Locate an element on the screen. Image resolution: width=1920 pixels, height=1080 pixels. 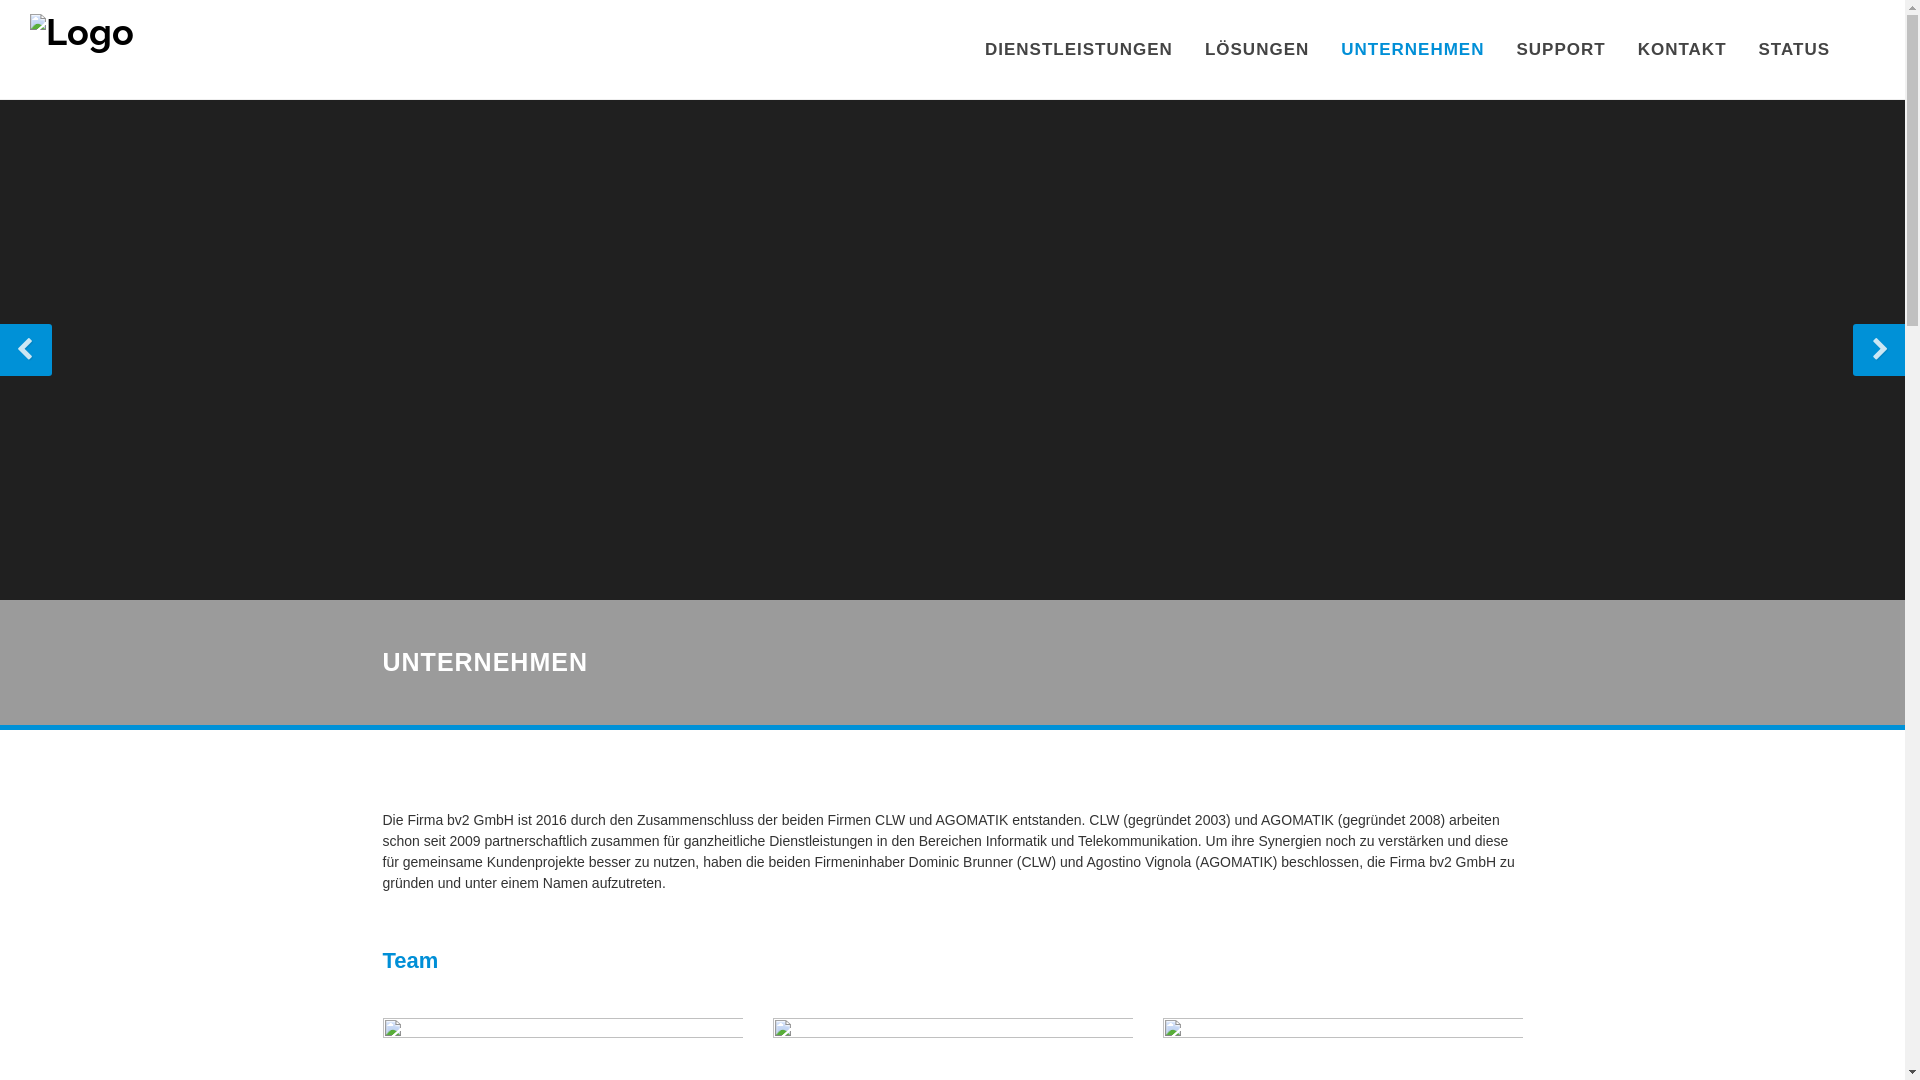
'SUPPORT' is located at coordinates (1559, 49).